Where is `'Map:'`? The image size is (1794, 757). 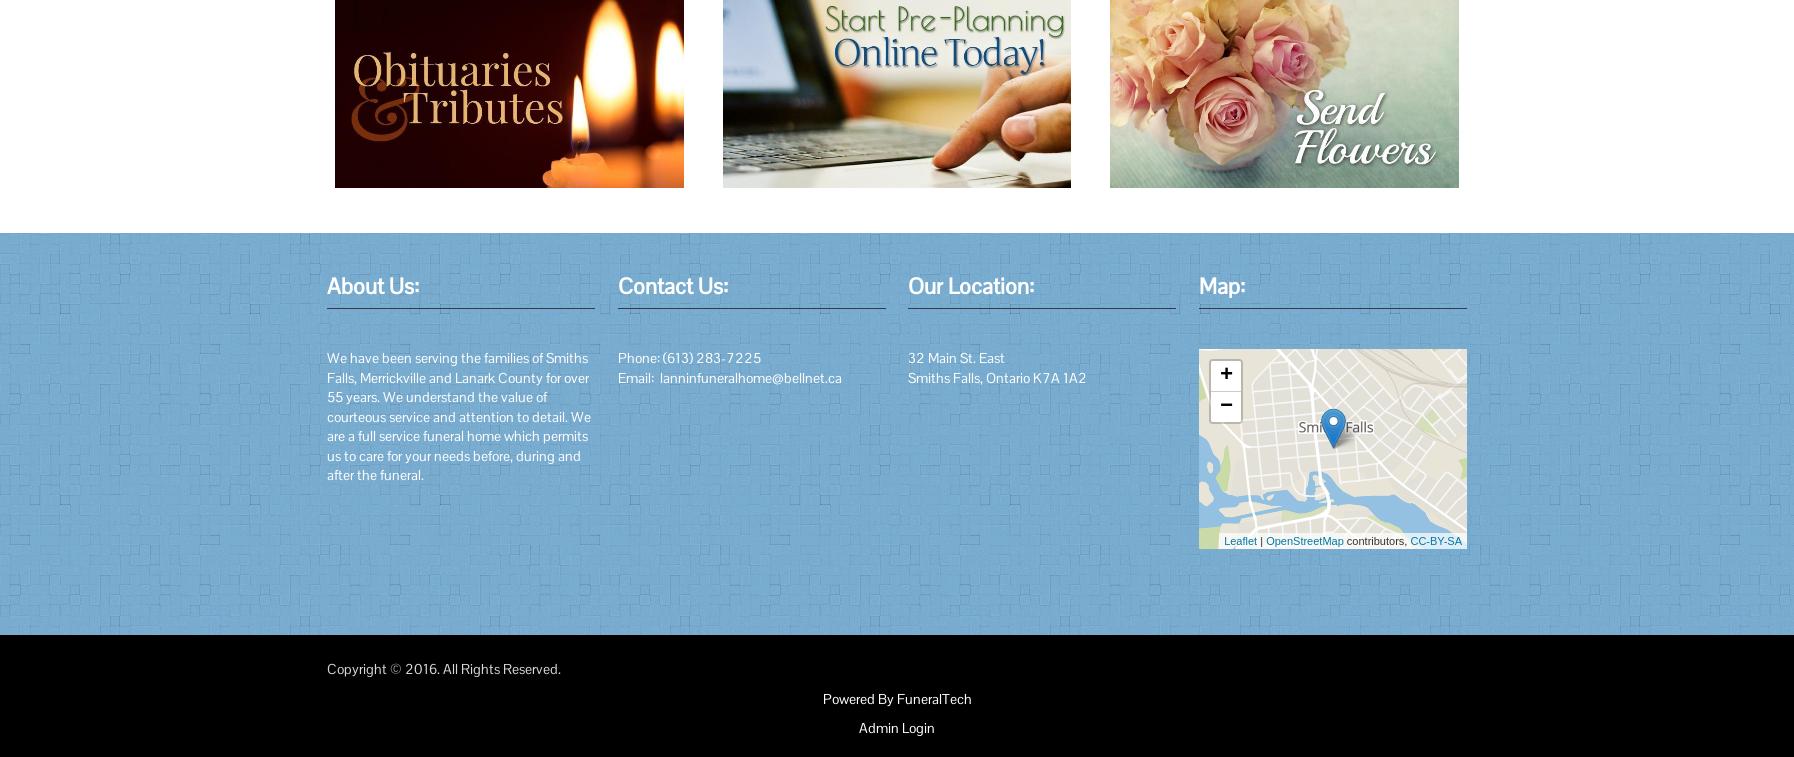
'Map:' is located at coordinates (1221, 284).